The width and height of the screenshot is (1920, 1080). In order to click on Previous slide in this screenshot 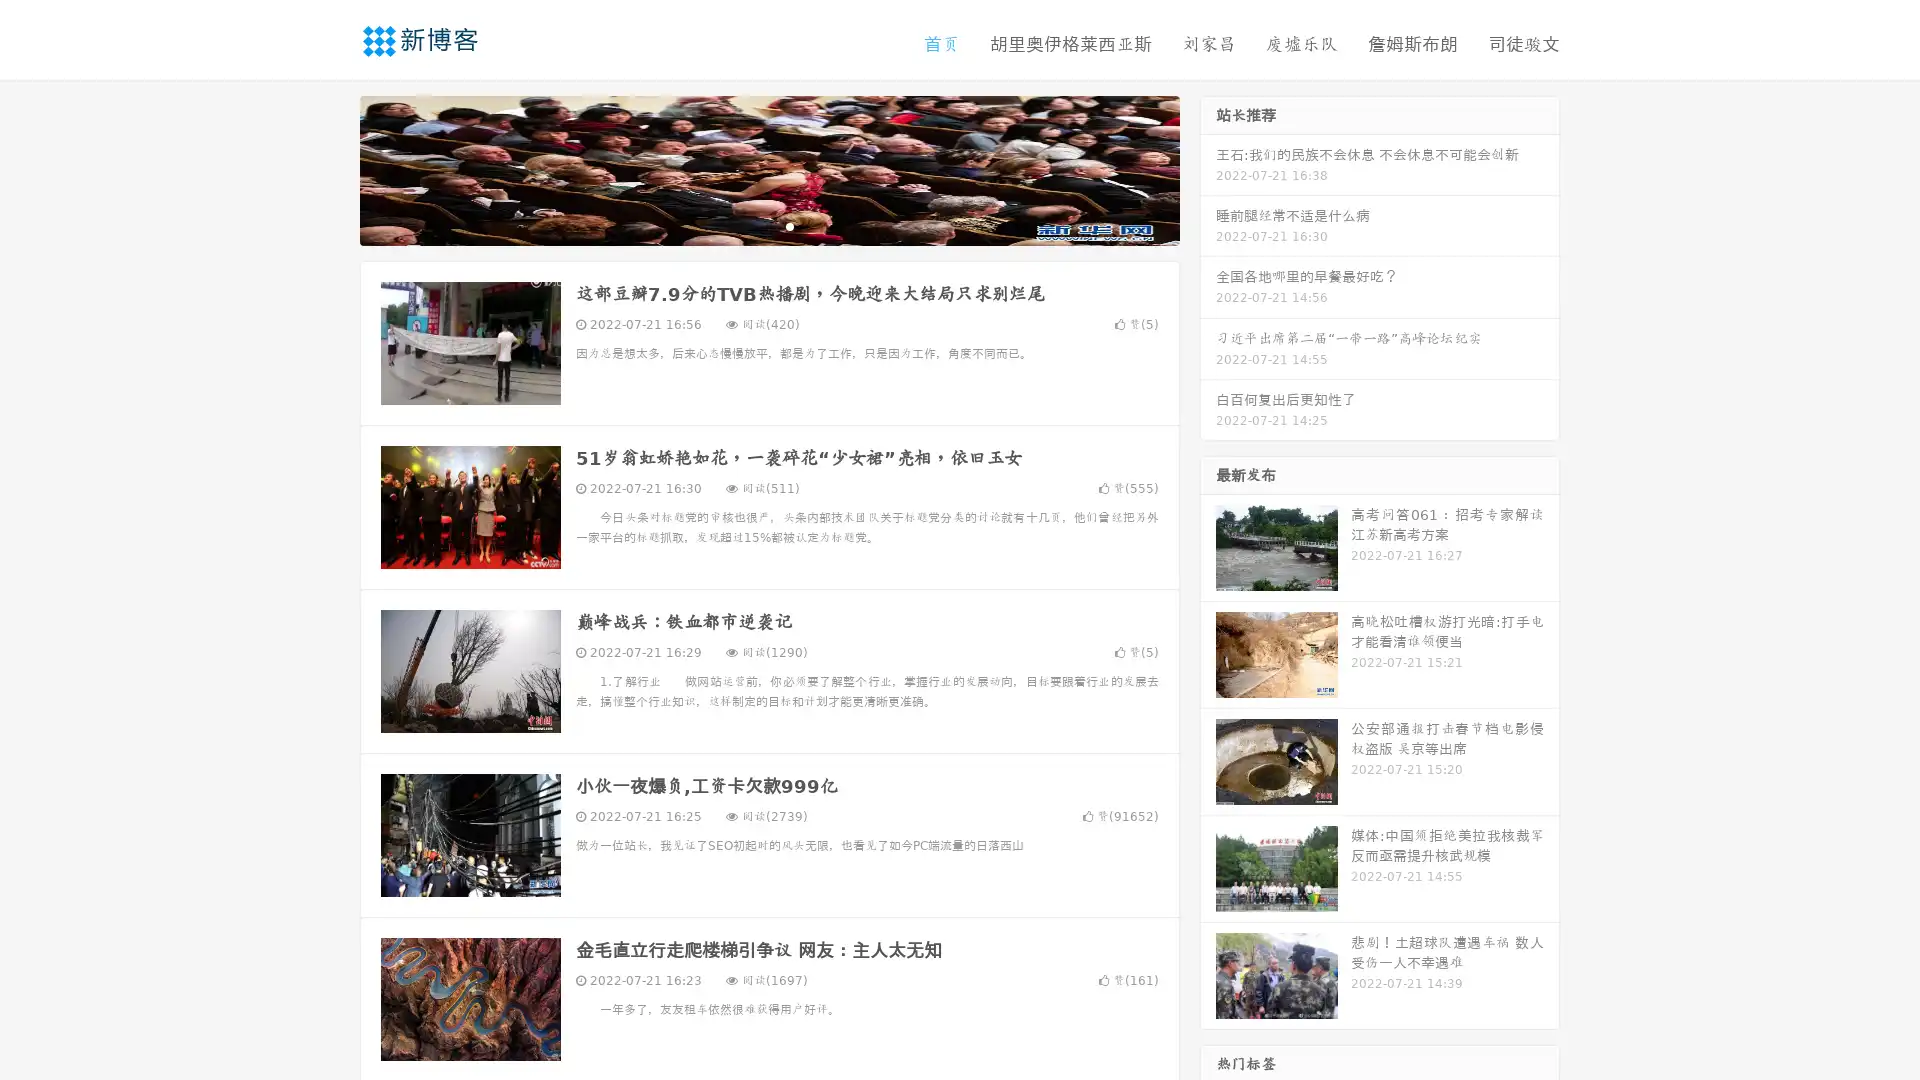, I will do `click(330, 168)`.